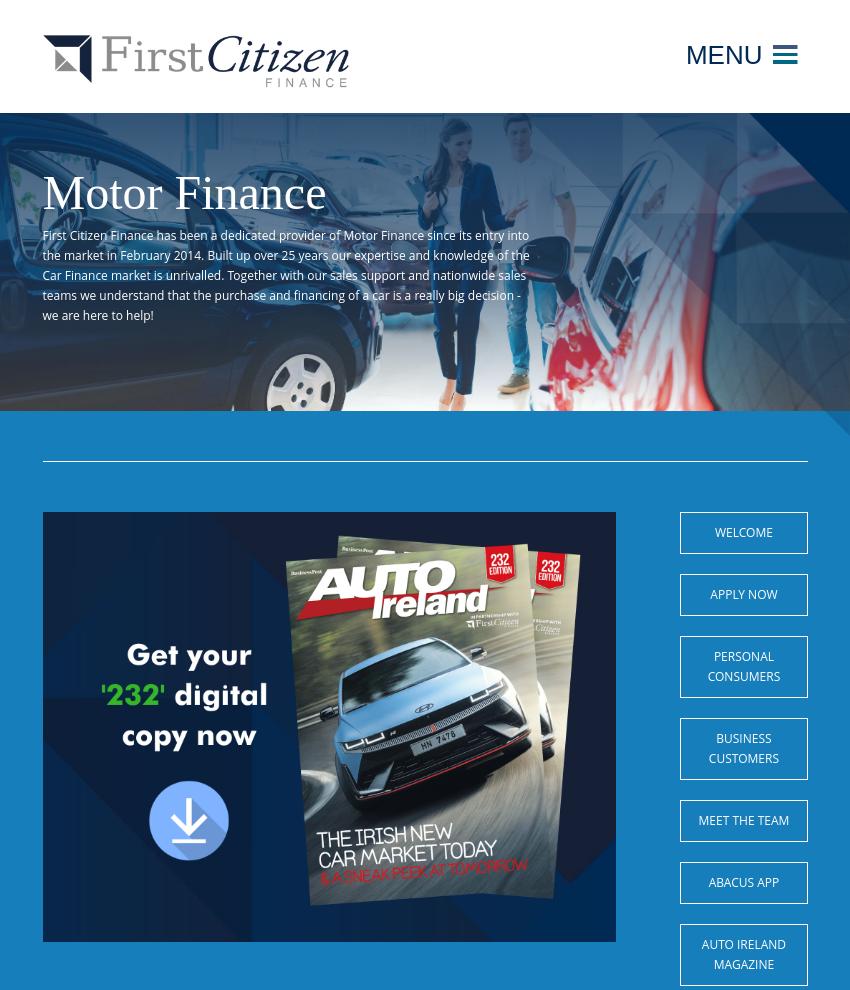 This screenshot has height=990, width=850. I want to click on 'Motor Finance', so click(183, 192).